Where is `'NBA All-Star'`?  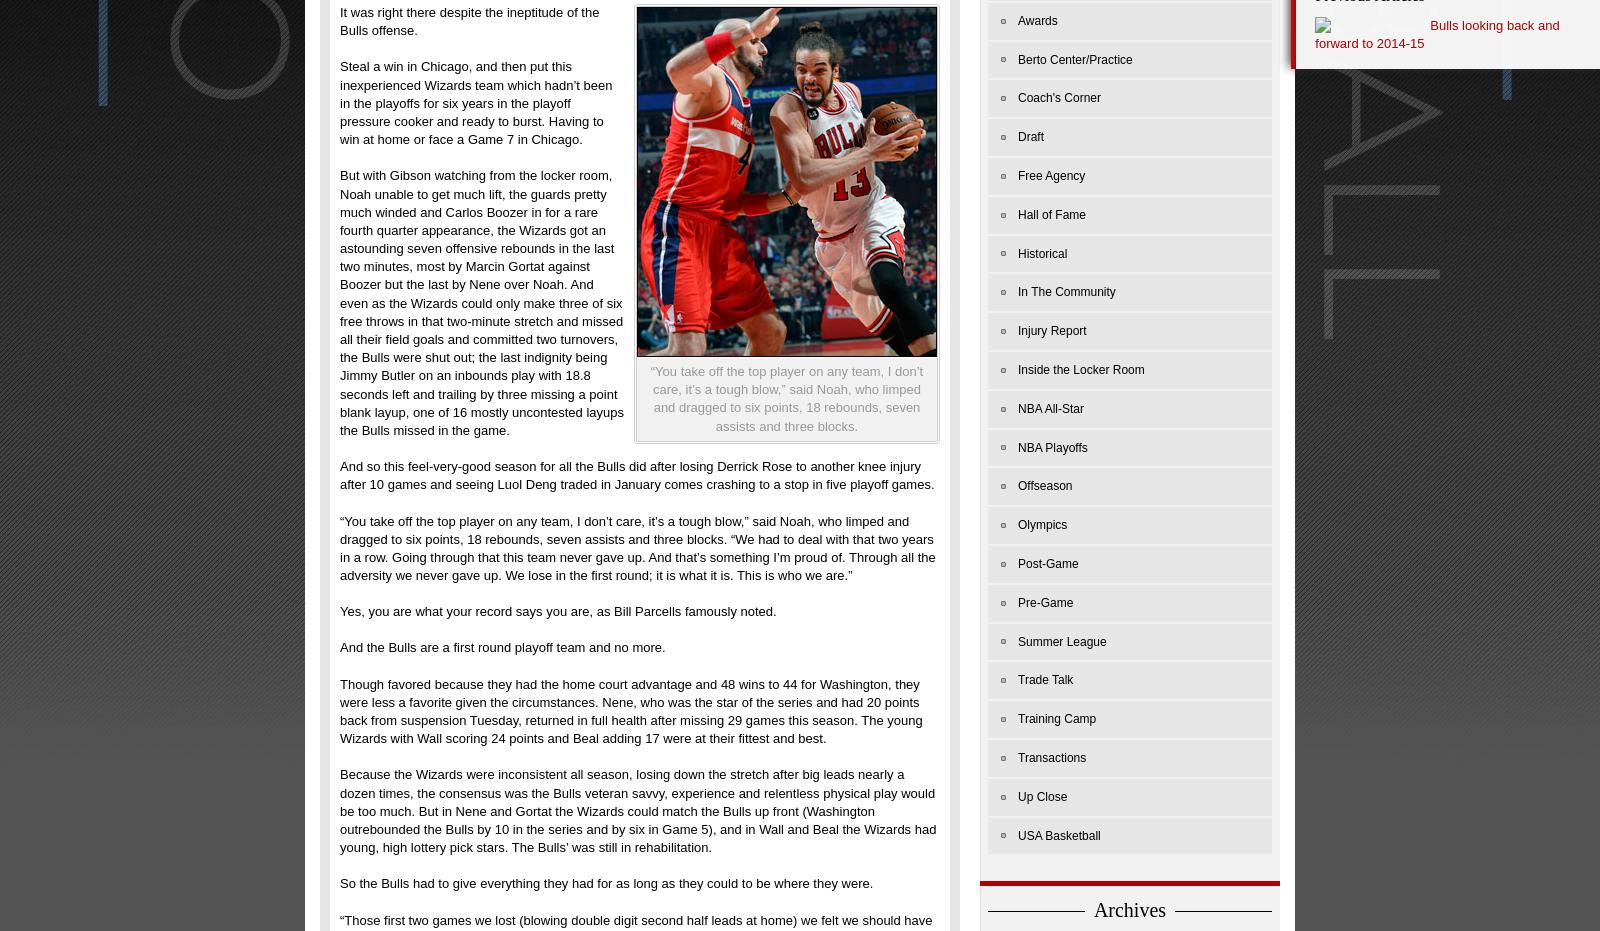 'NBA All-Star' is located at coordinates (1051, 406).